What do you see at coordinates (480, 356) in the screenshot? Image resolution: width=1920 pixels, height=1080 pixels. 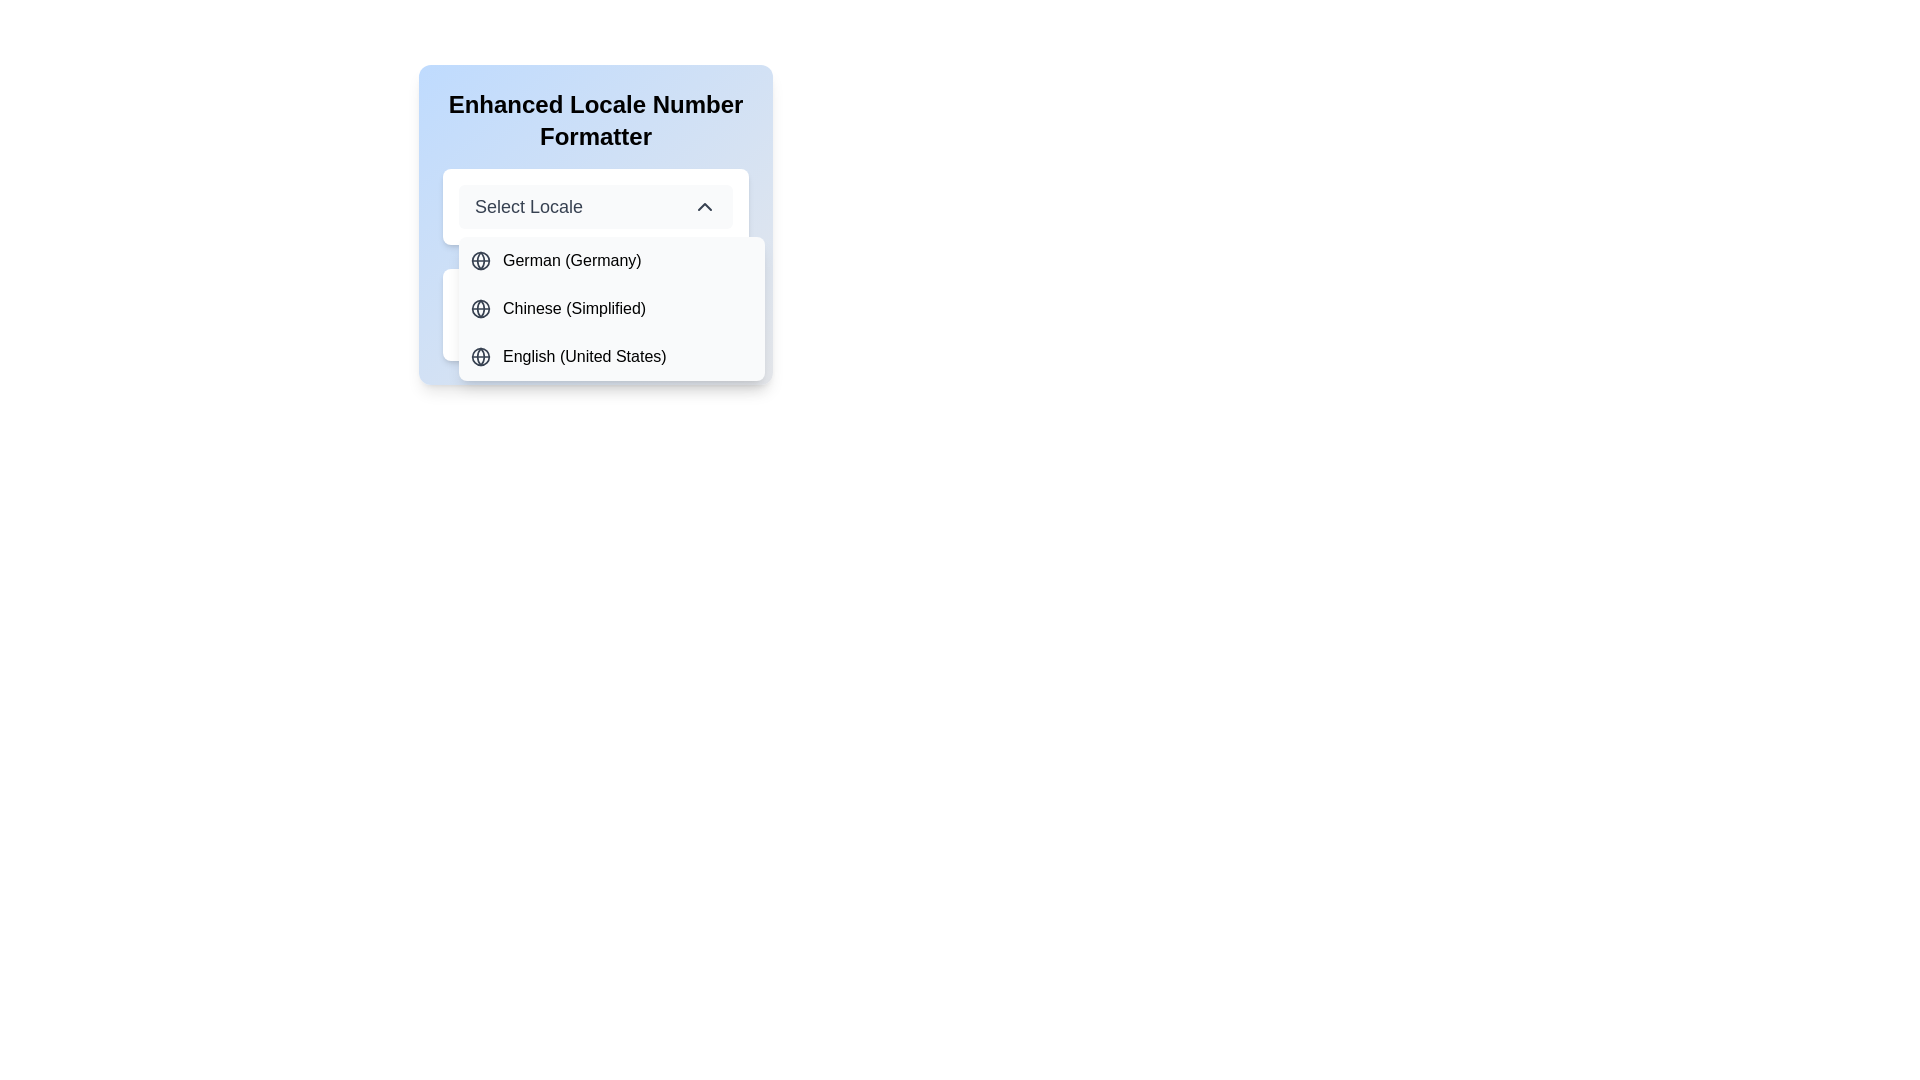 I see `the decorative SVG Circle that represents a globe icon for language selection, located within the dropdown menu of the locale selector component` at bounding box center [480, 356].